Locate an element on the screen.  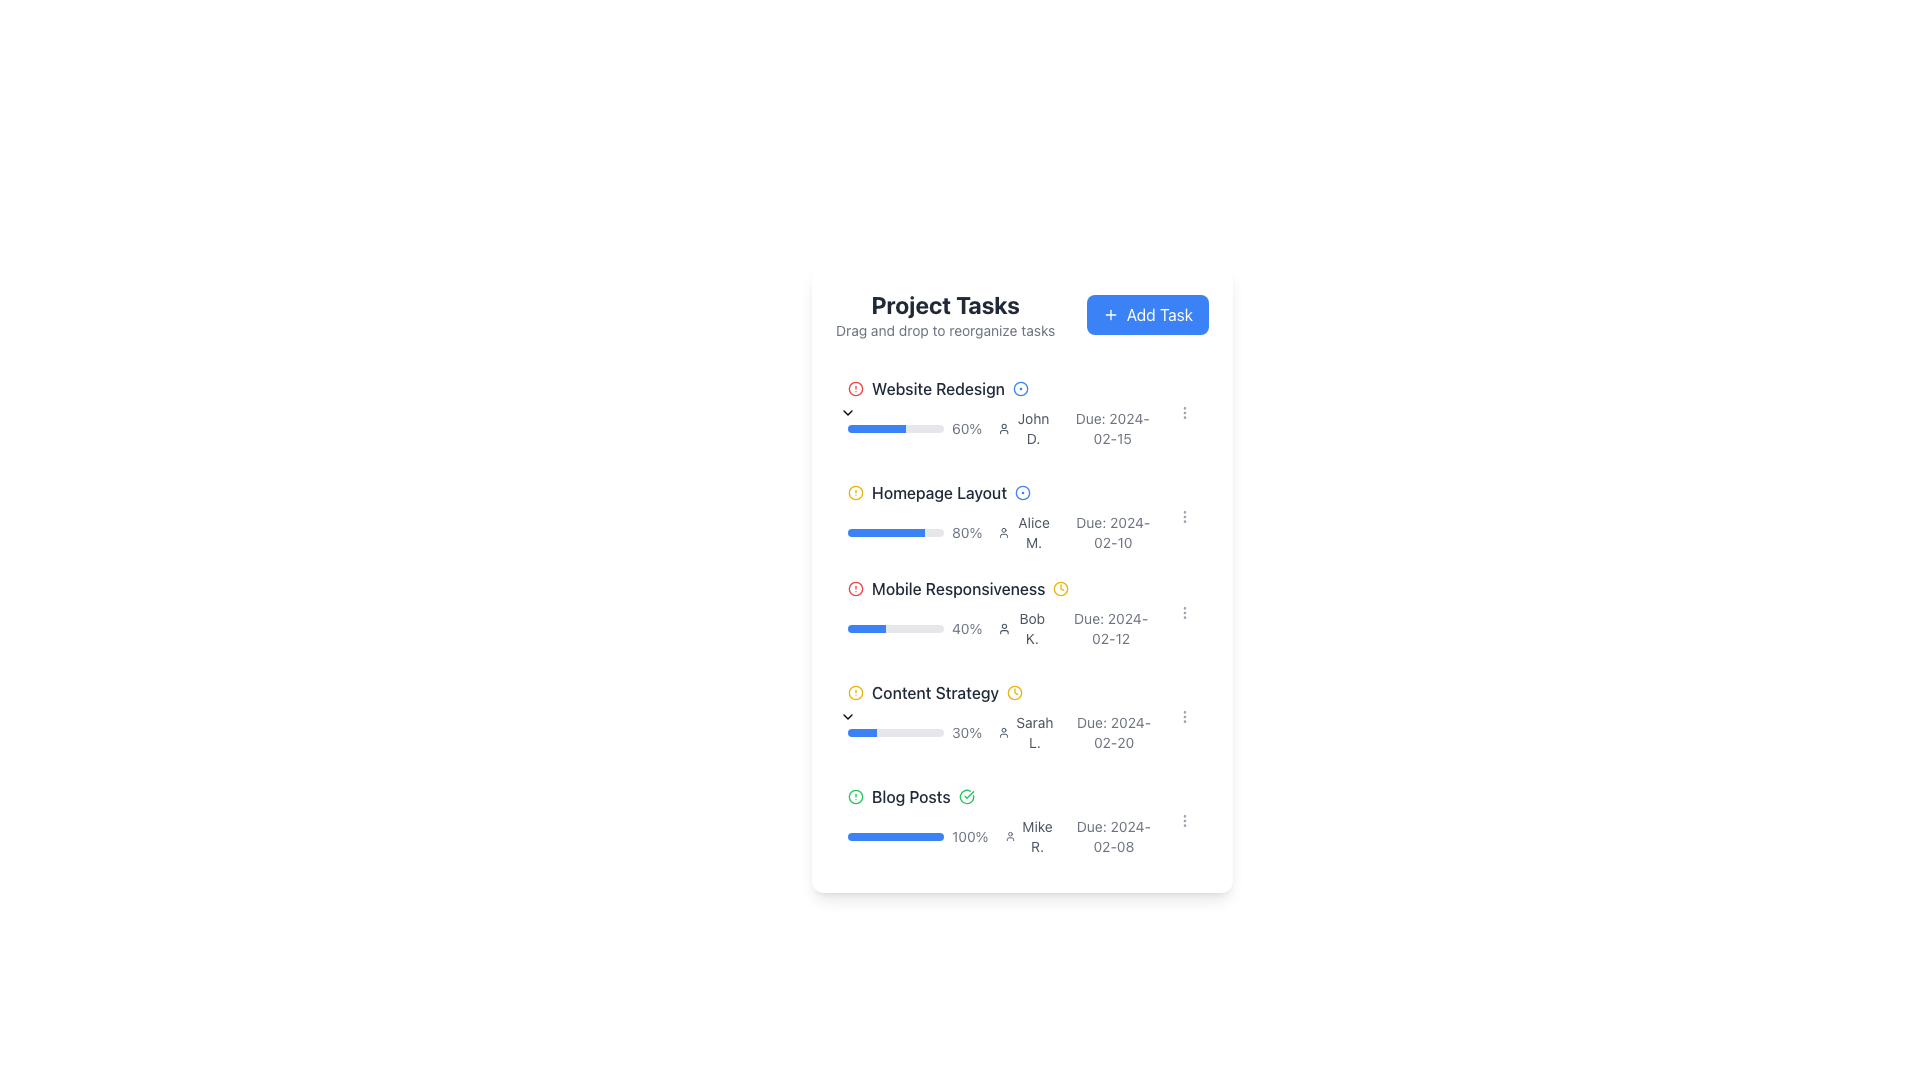
the Circular Indicator SVG element that serves as a visual indicator or status marker for the 'Content Strategy' task is located at coordinates (855, 796).